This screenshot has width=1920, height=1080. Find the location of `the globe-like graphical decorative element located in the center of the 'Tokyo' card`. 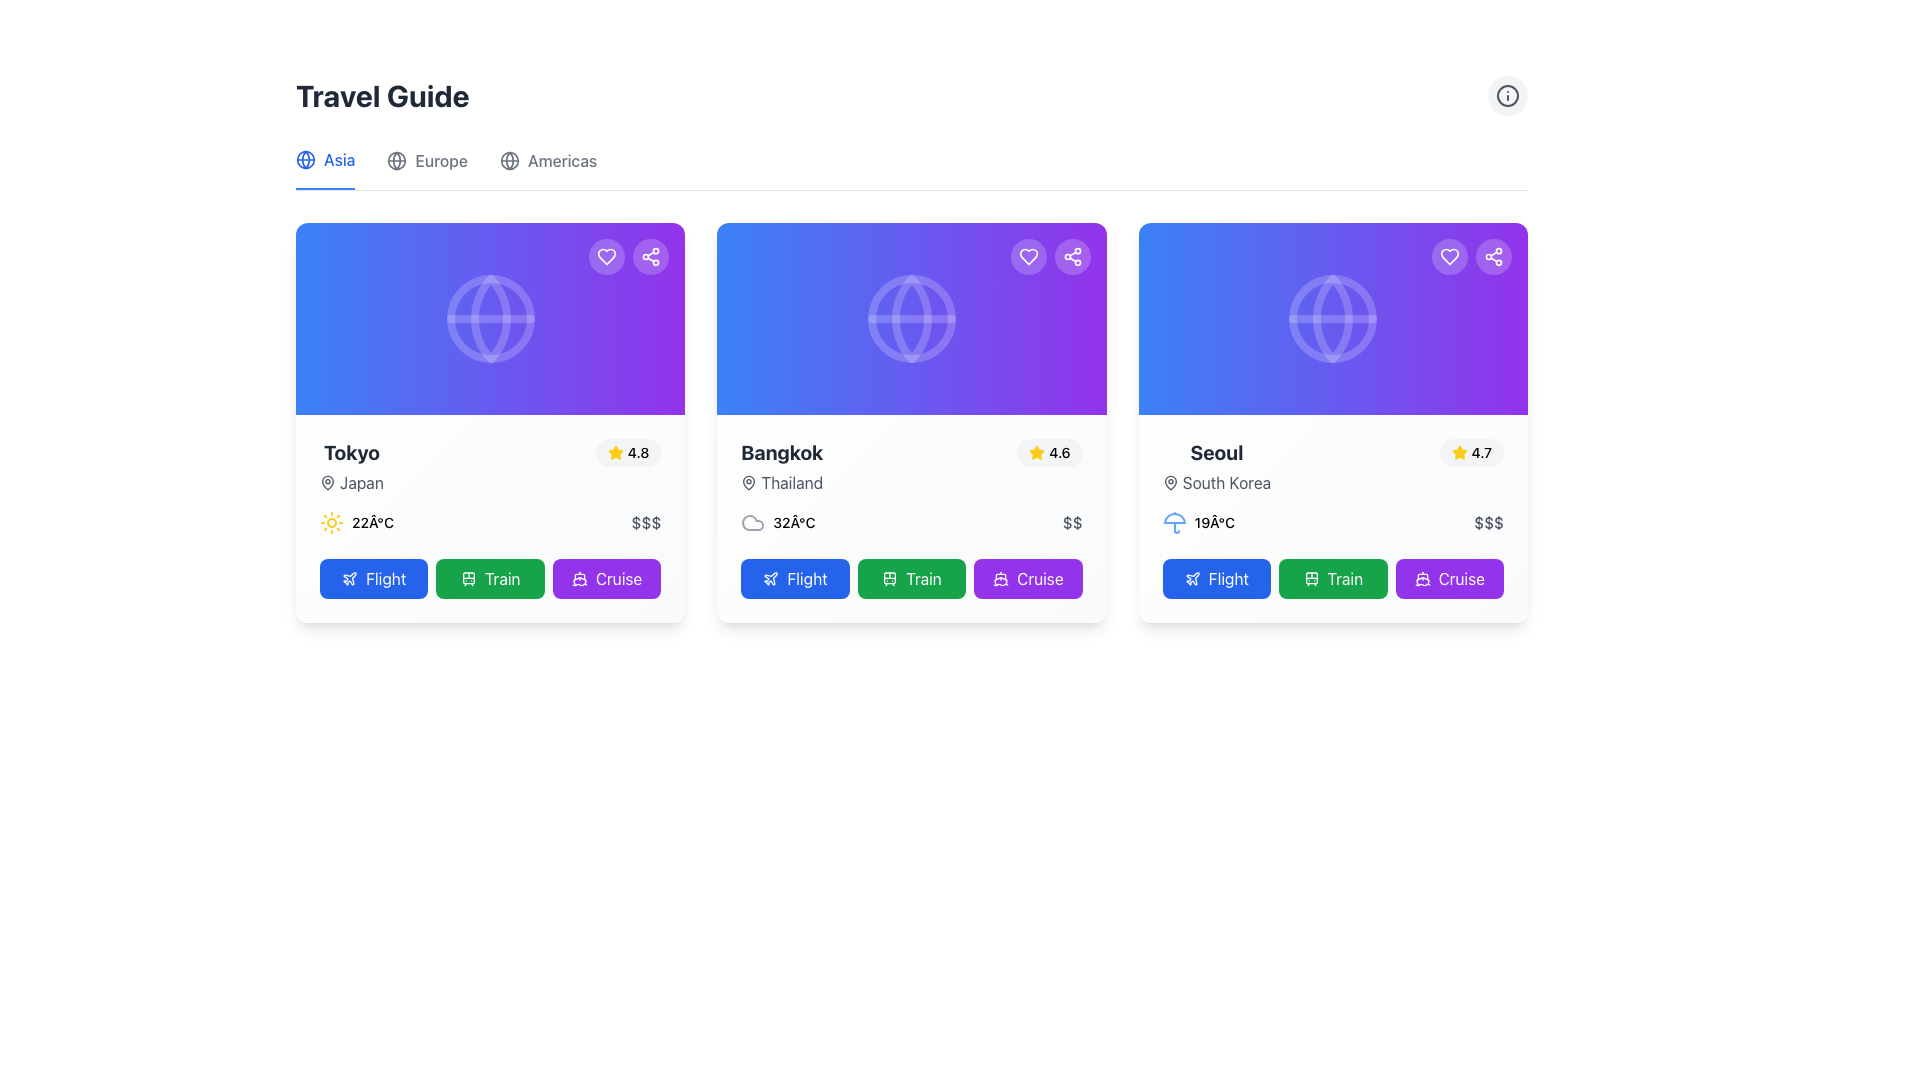

the globe-like graphical decorative element located in the center of the 'Tokyo' card is located at coordinates (490, 318).